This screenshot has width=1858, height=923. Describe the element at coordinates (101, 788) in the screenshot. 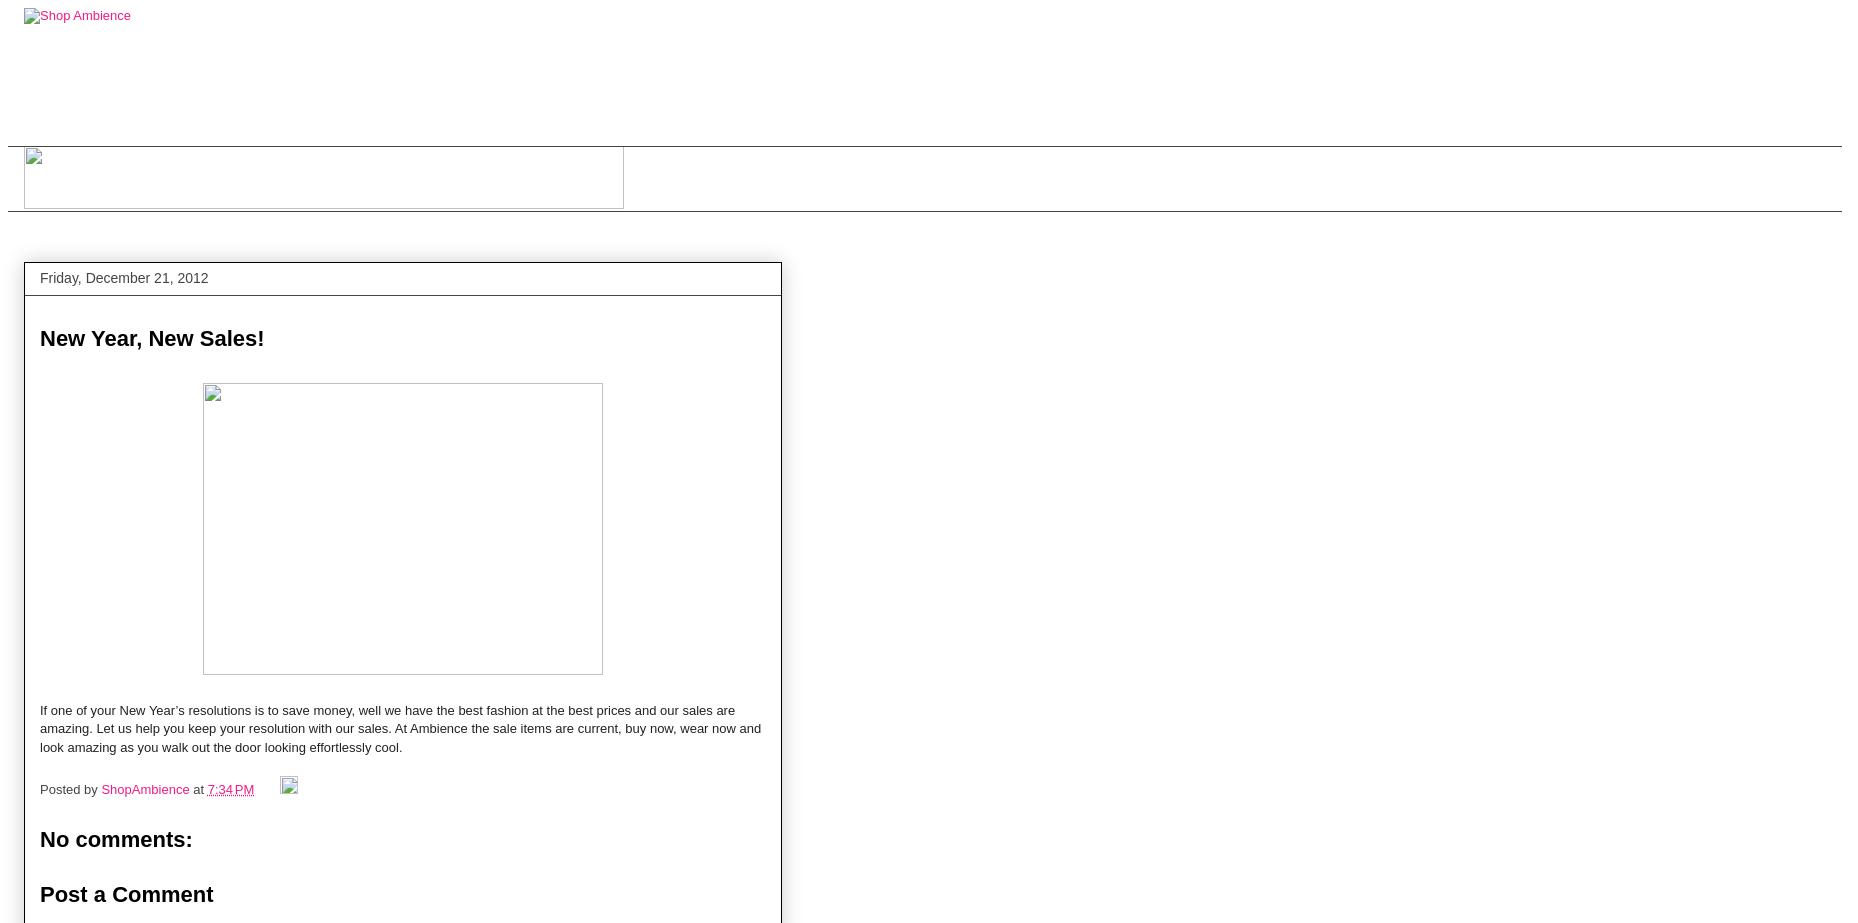

I see `'ShopAmbience'` at that location.